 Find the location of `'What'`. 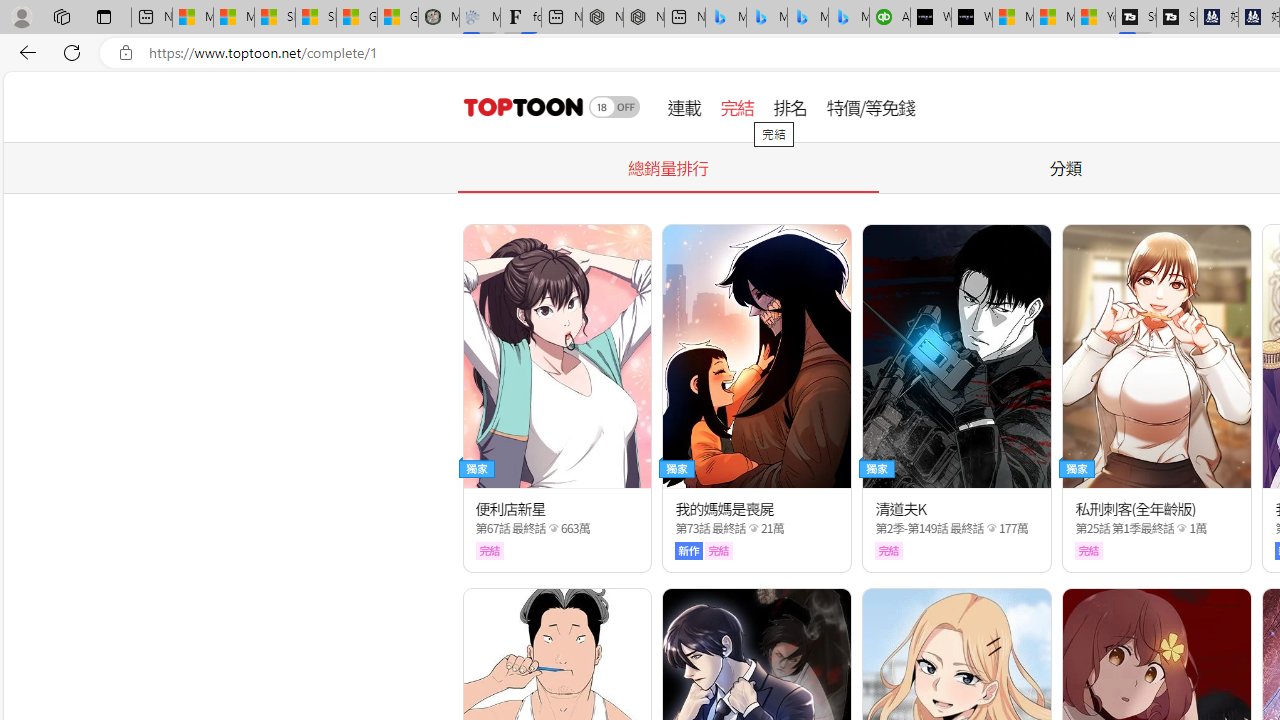

'What' is located at coordinates (972, 17).